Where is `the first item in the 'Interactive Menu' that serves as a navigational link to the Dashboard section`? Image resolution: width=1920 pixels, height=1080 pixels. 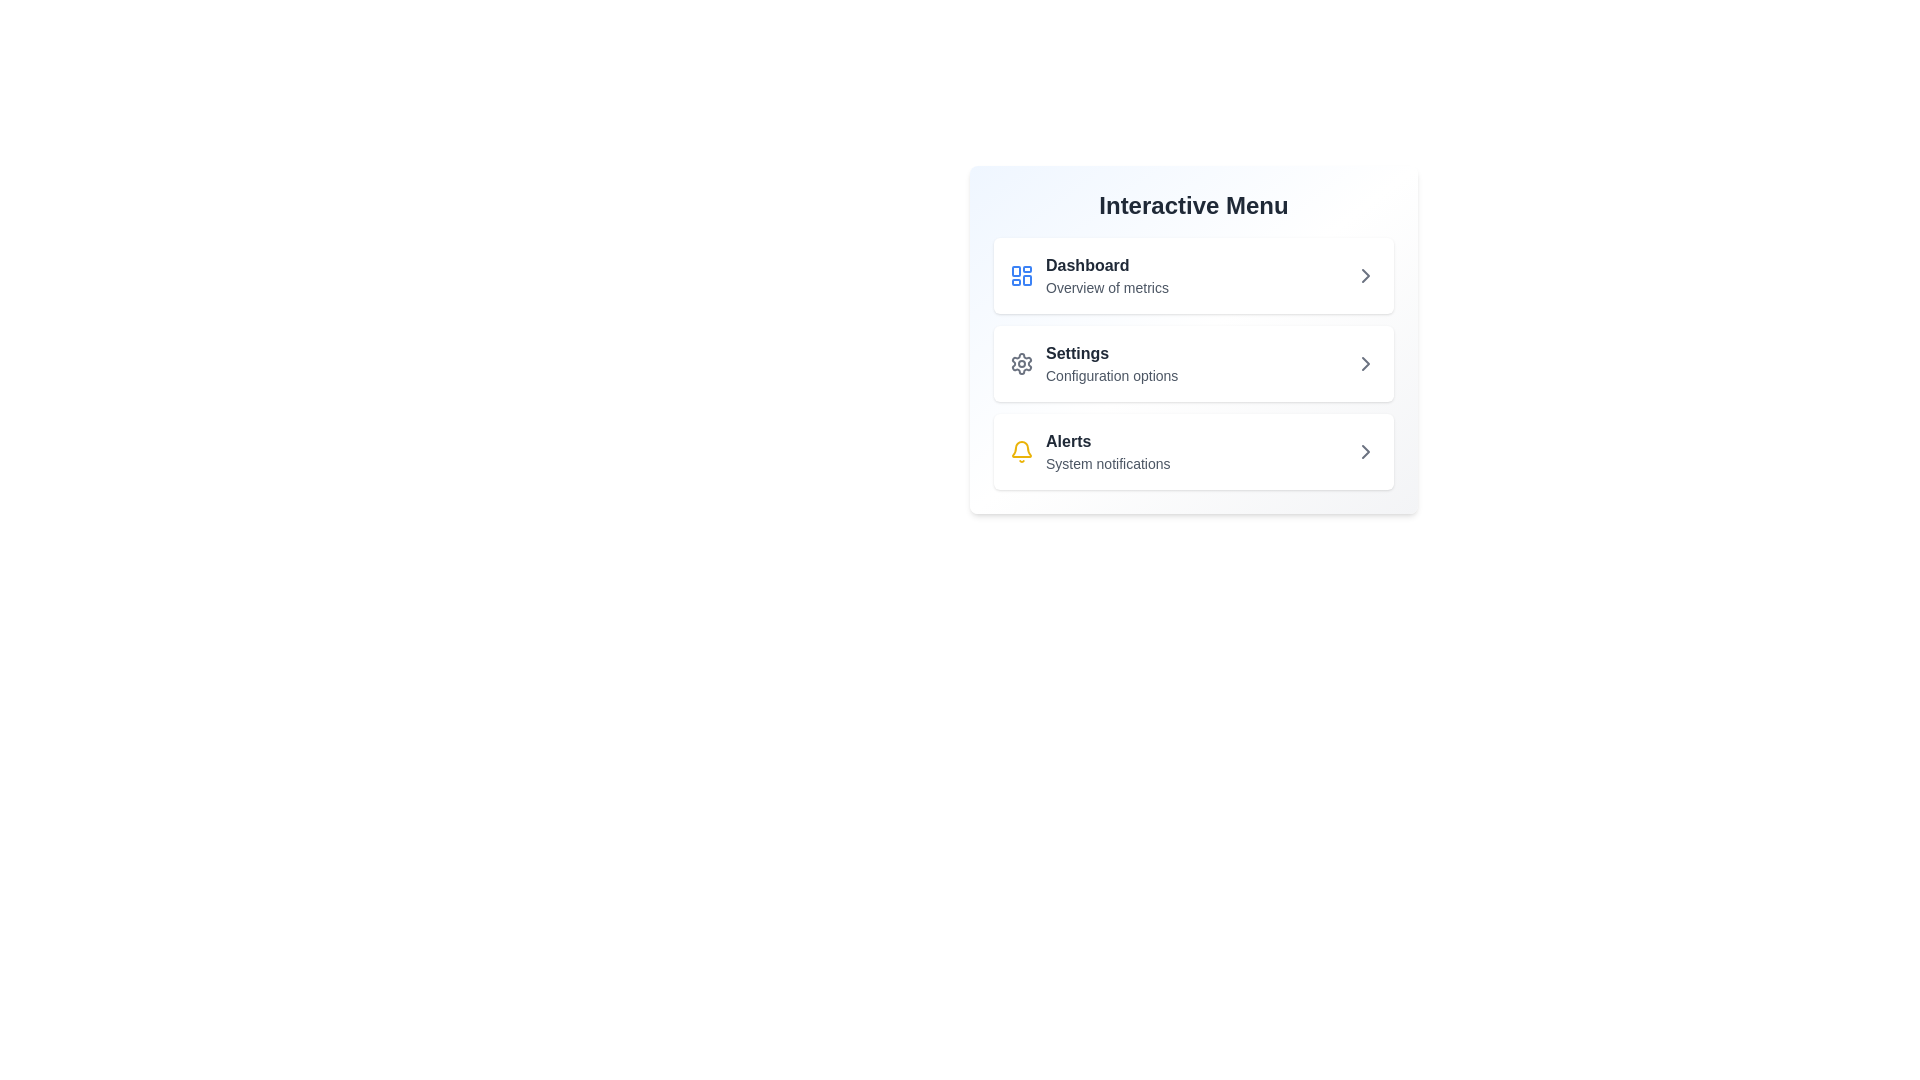 the first item in the 'Interactive Menu' that serves as a navigational link to the Dashboard section is located at coordinates (1088, 276).